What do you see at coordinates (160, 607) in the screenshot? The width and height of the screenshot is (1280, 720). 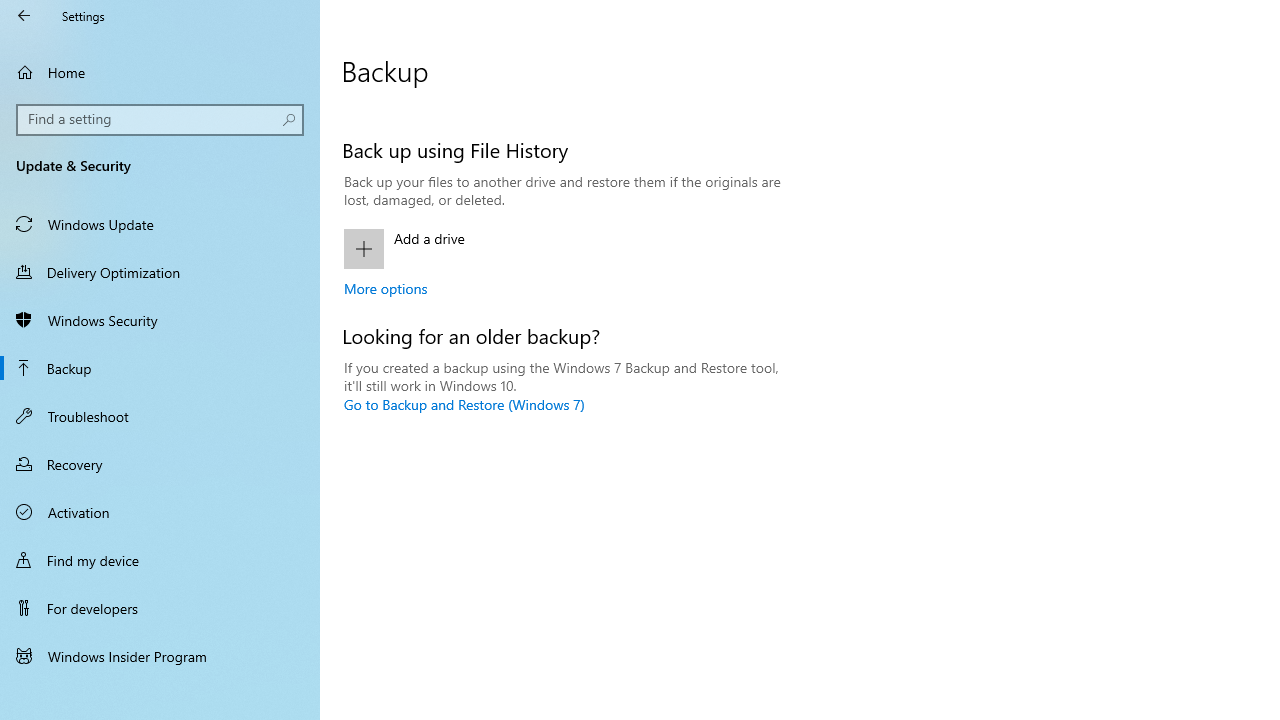 I see `'For developers'` at bounding box center [160, 607].